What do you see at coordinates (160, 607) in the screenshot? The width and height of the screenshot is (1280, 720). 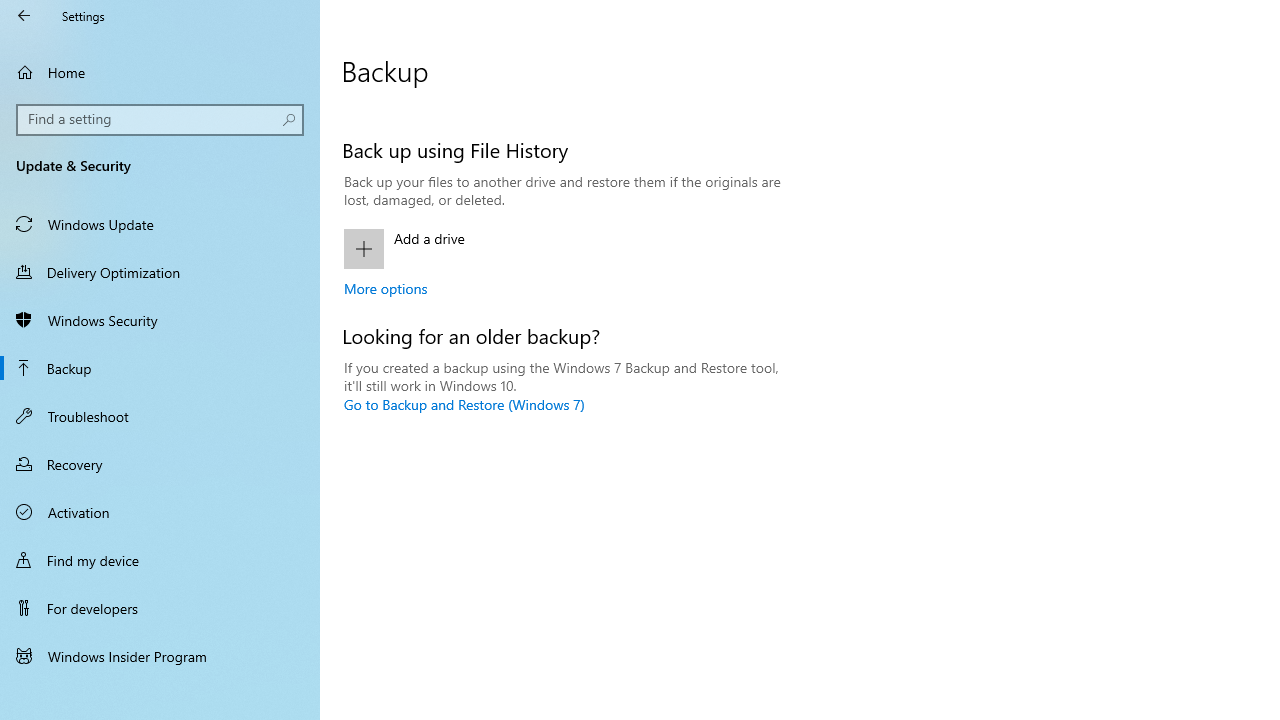 I see `'For developers'` at bounding box center [160, 607].